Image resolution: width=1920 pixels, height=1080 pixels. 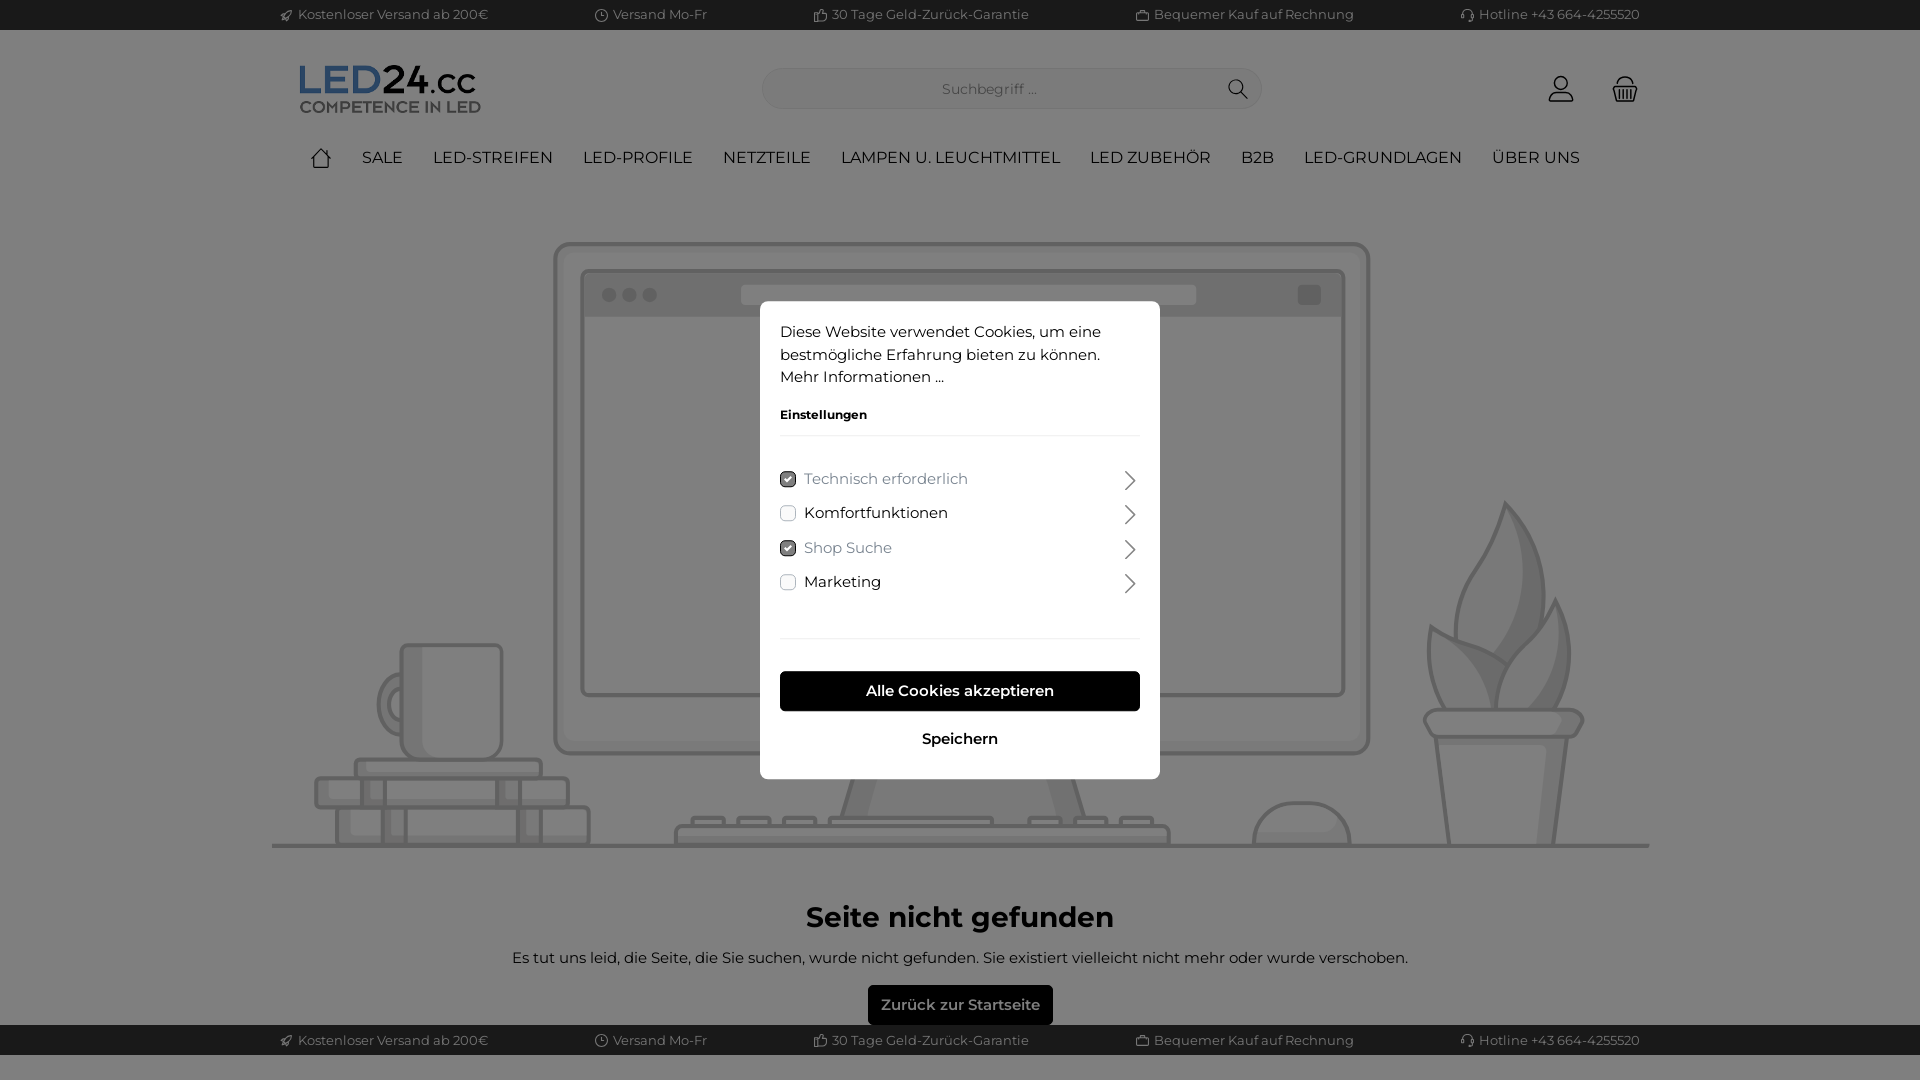 I want to click on 'SALE', so click(x=397, y=157).